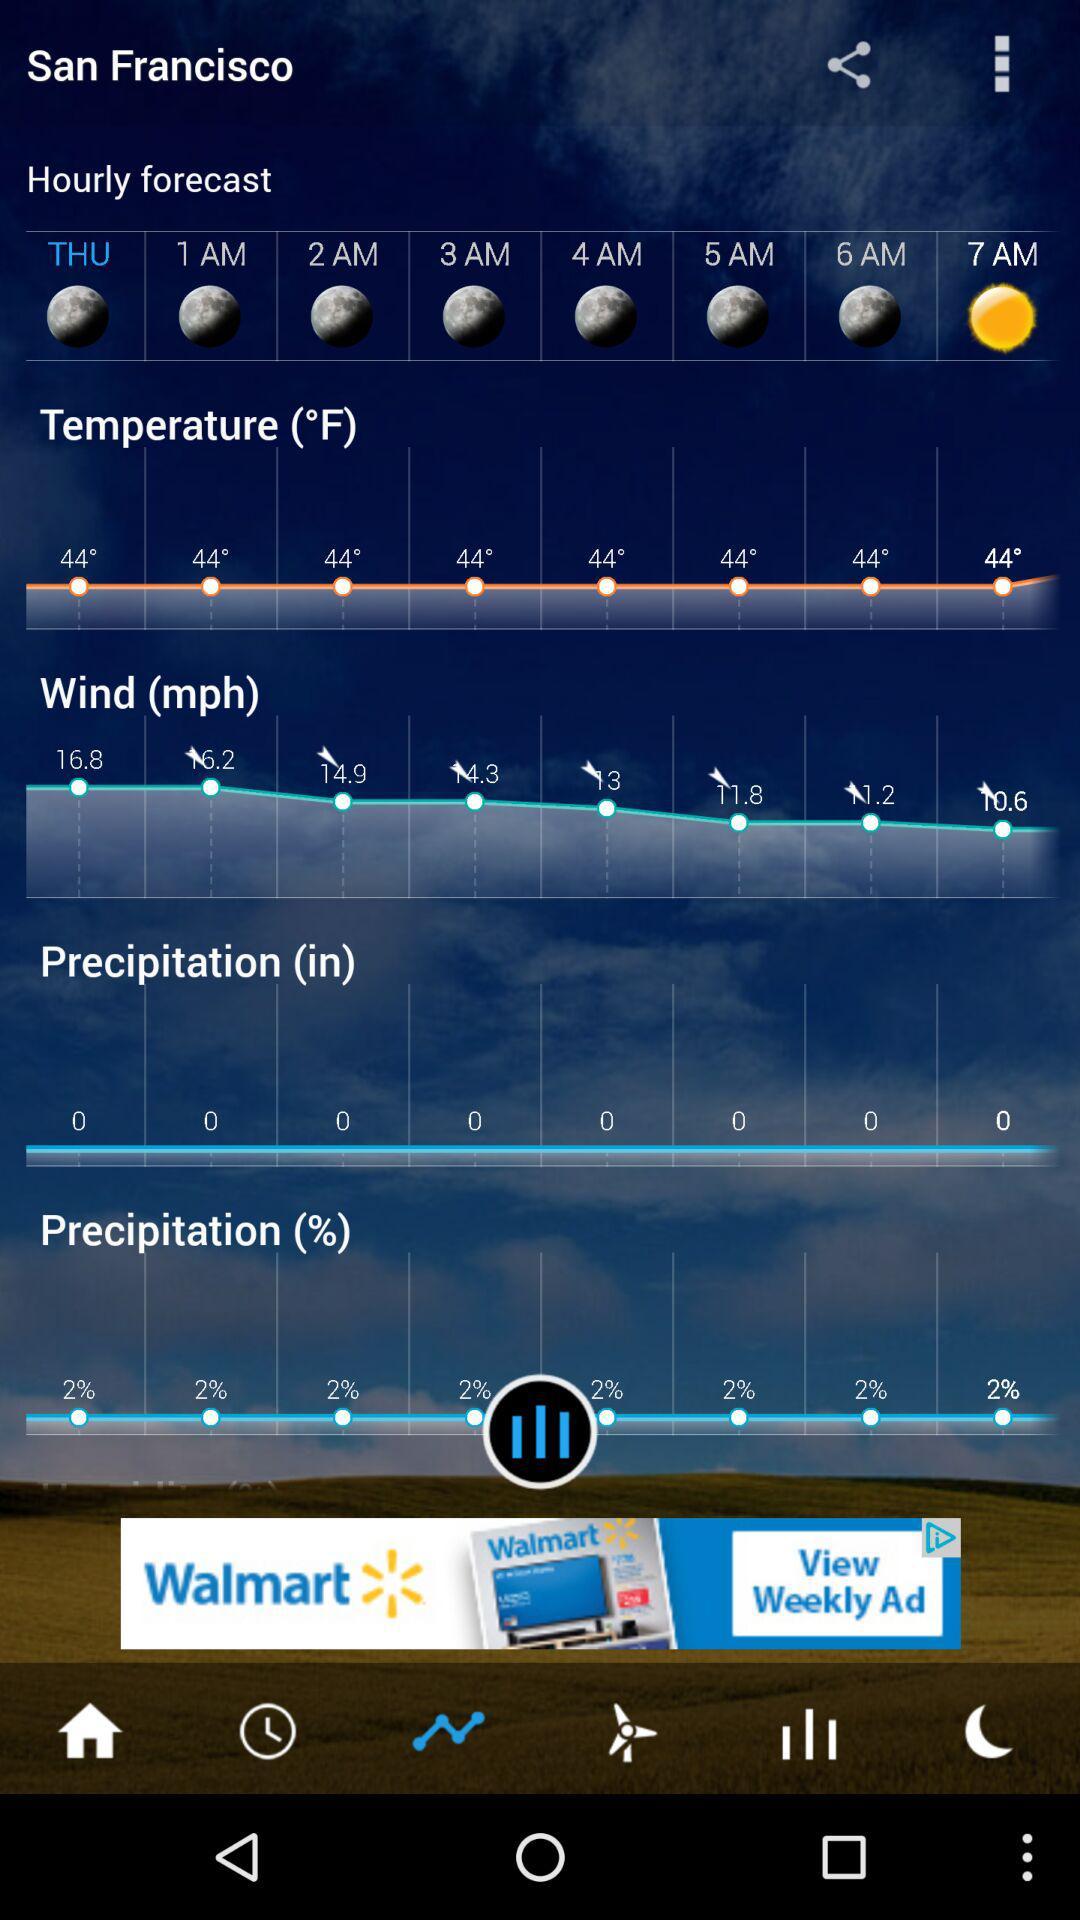 The width and height of the screenshot is (1080, 1920). Describe the element at coordinates (88, 1849) in the screenshot. I see `the home icon` at that location.